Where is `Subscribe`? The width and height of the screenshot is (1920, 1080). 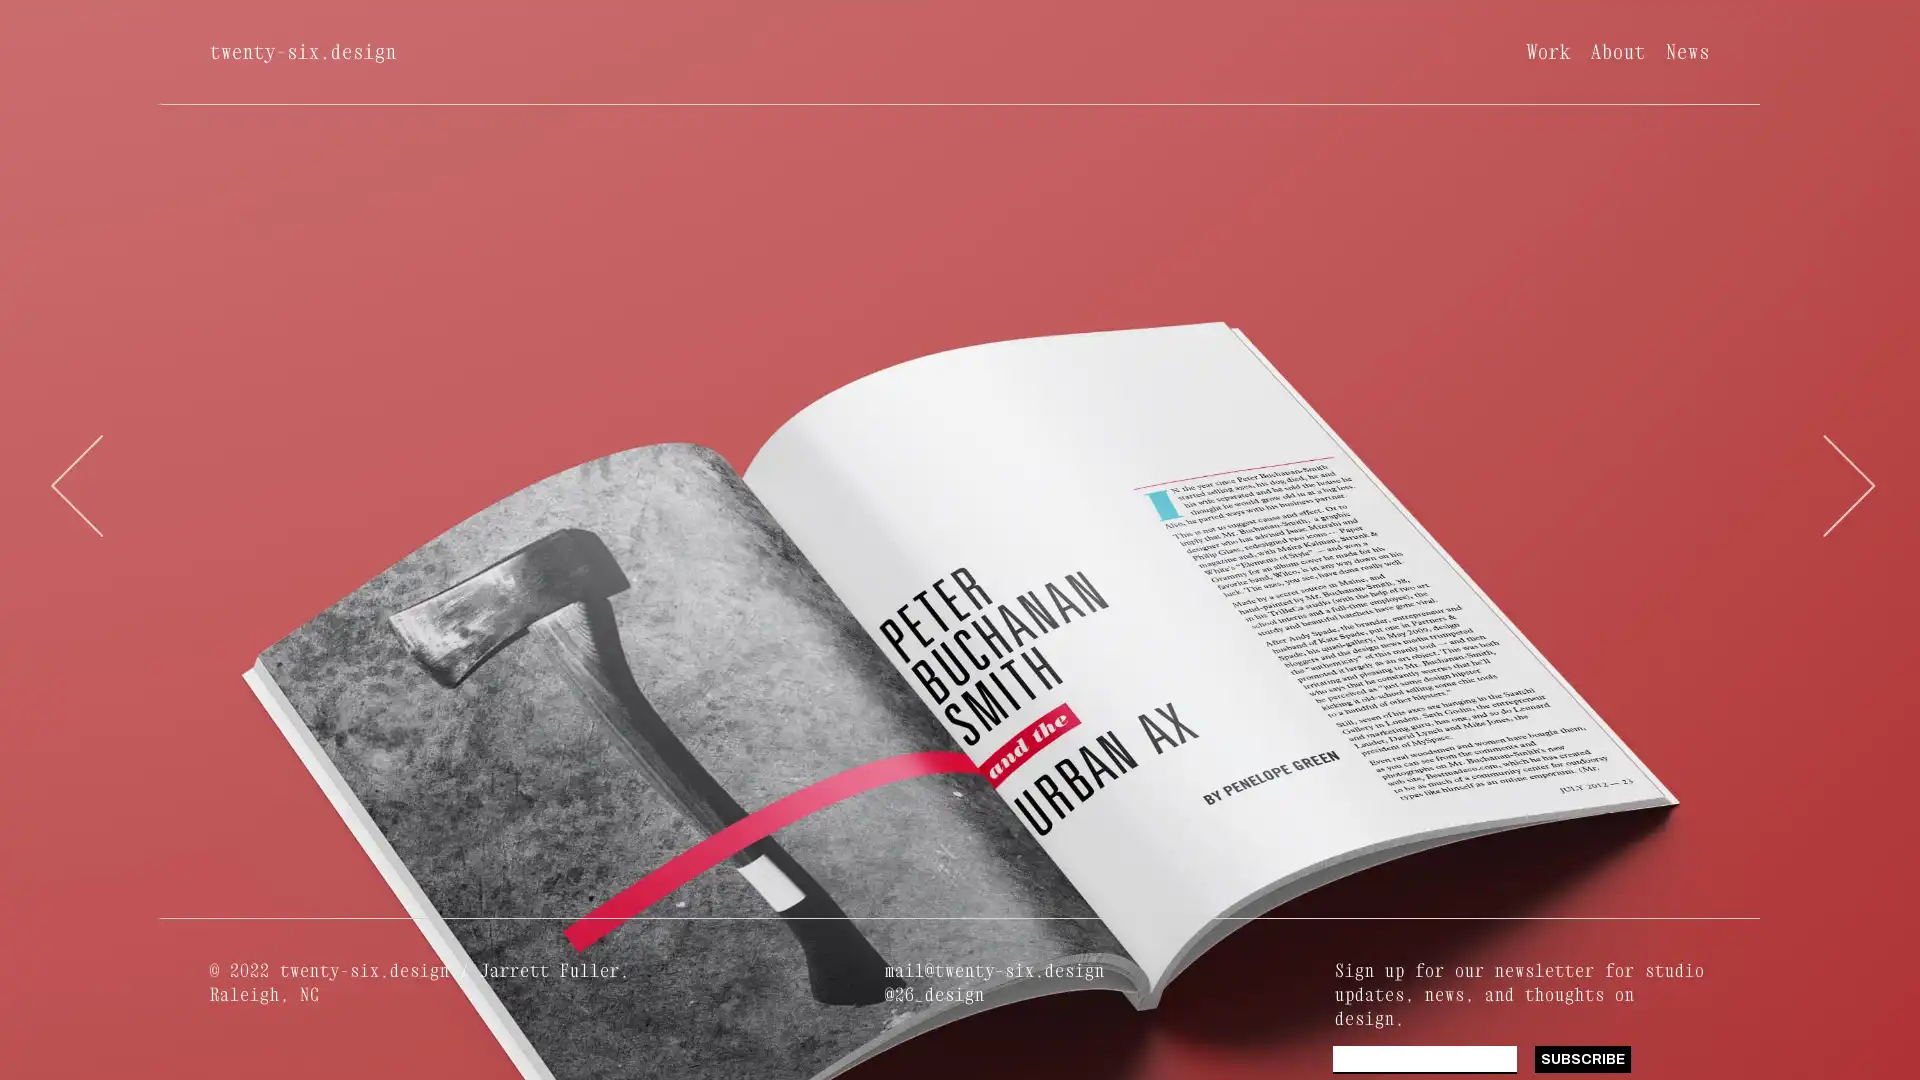
Subscribe is located at coordinates (1581, 1058).